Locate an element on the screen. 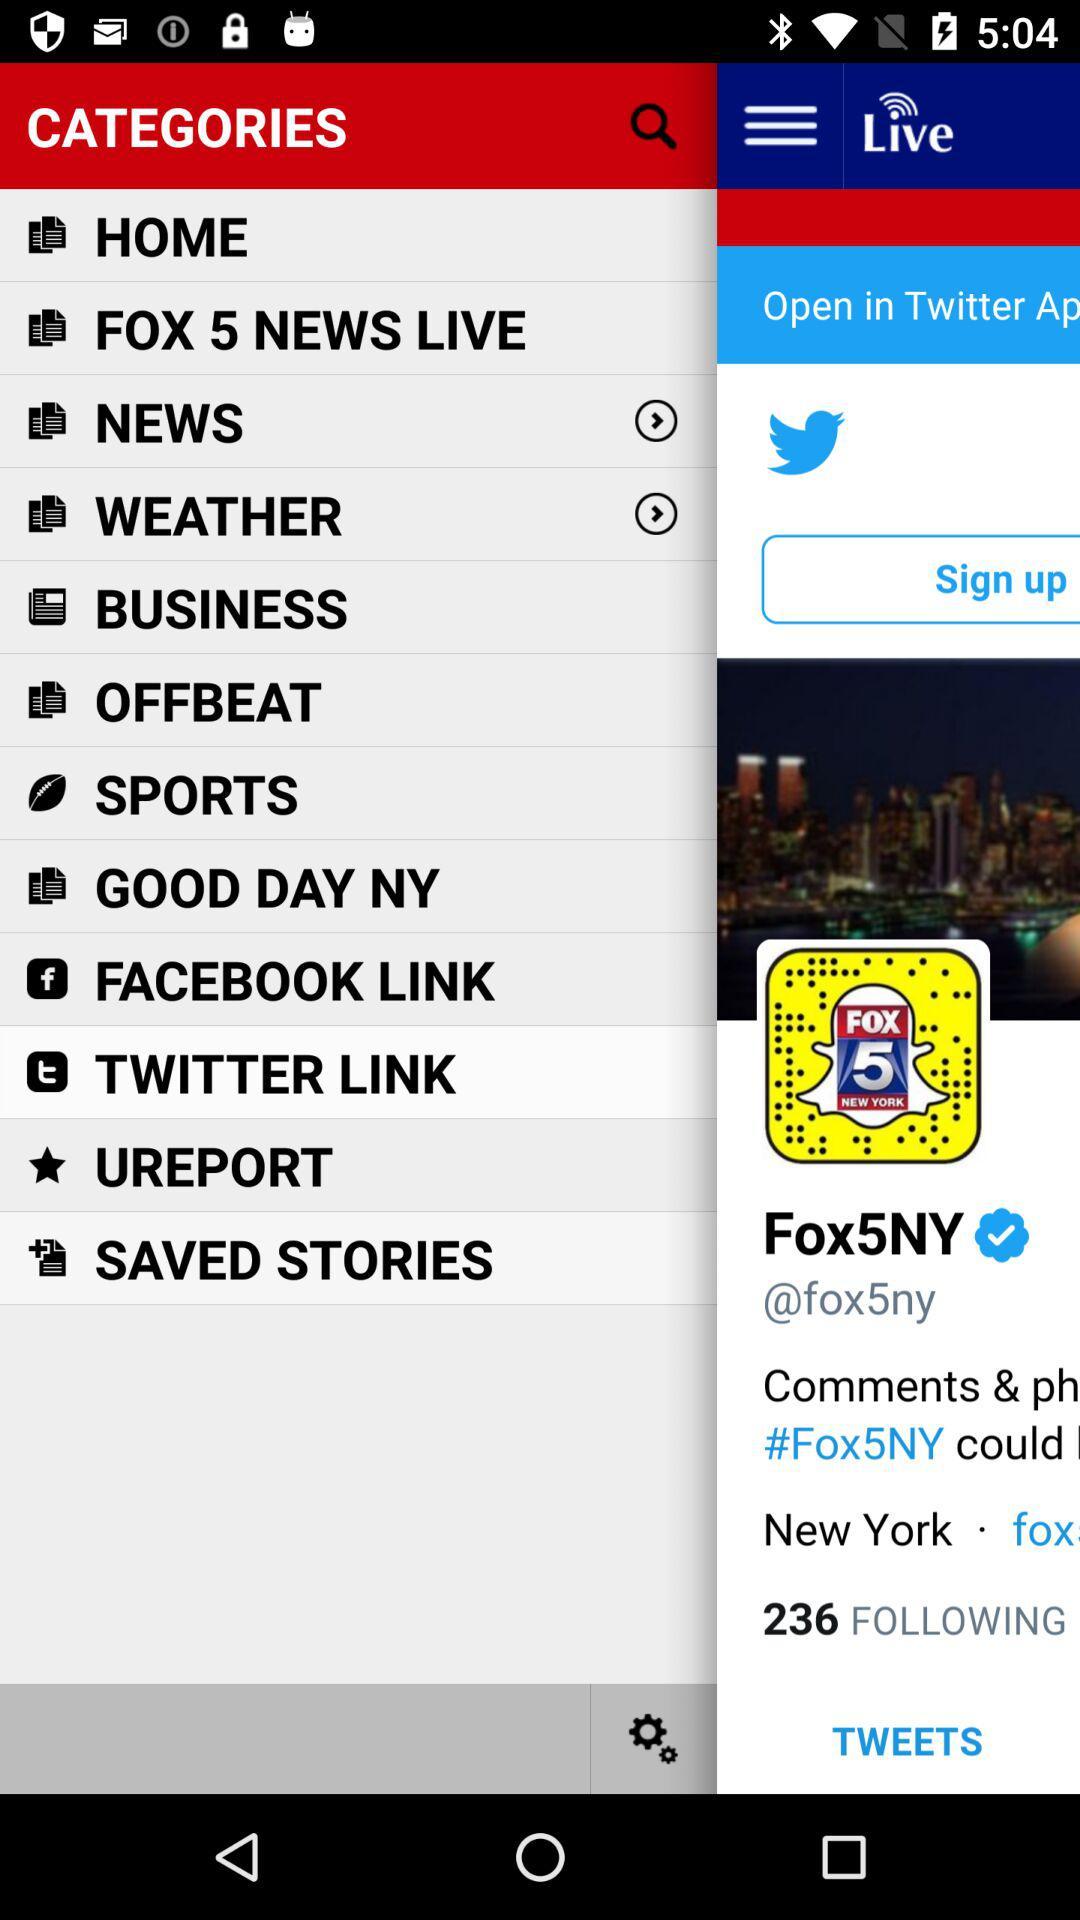 The height and width of the screenshot is (1920, 1080). the menu icon is located at coordinates (778, 124).